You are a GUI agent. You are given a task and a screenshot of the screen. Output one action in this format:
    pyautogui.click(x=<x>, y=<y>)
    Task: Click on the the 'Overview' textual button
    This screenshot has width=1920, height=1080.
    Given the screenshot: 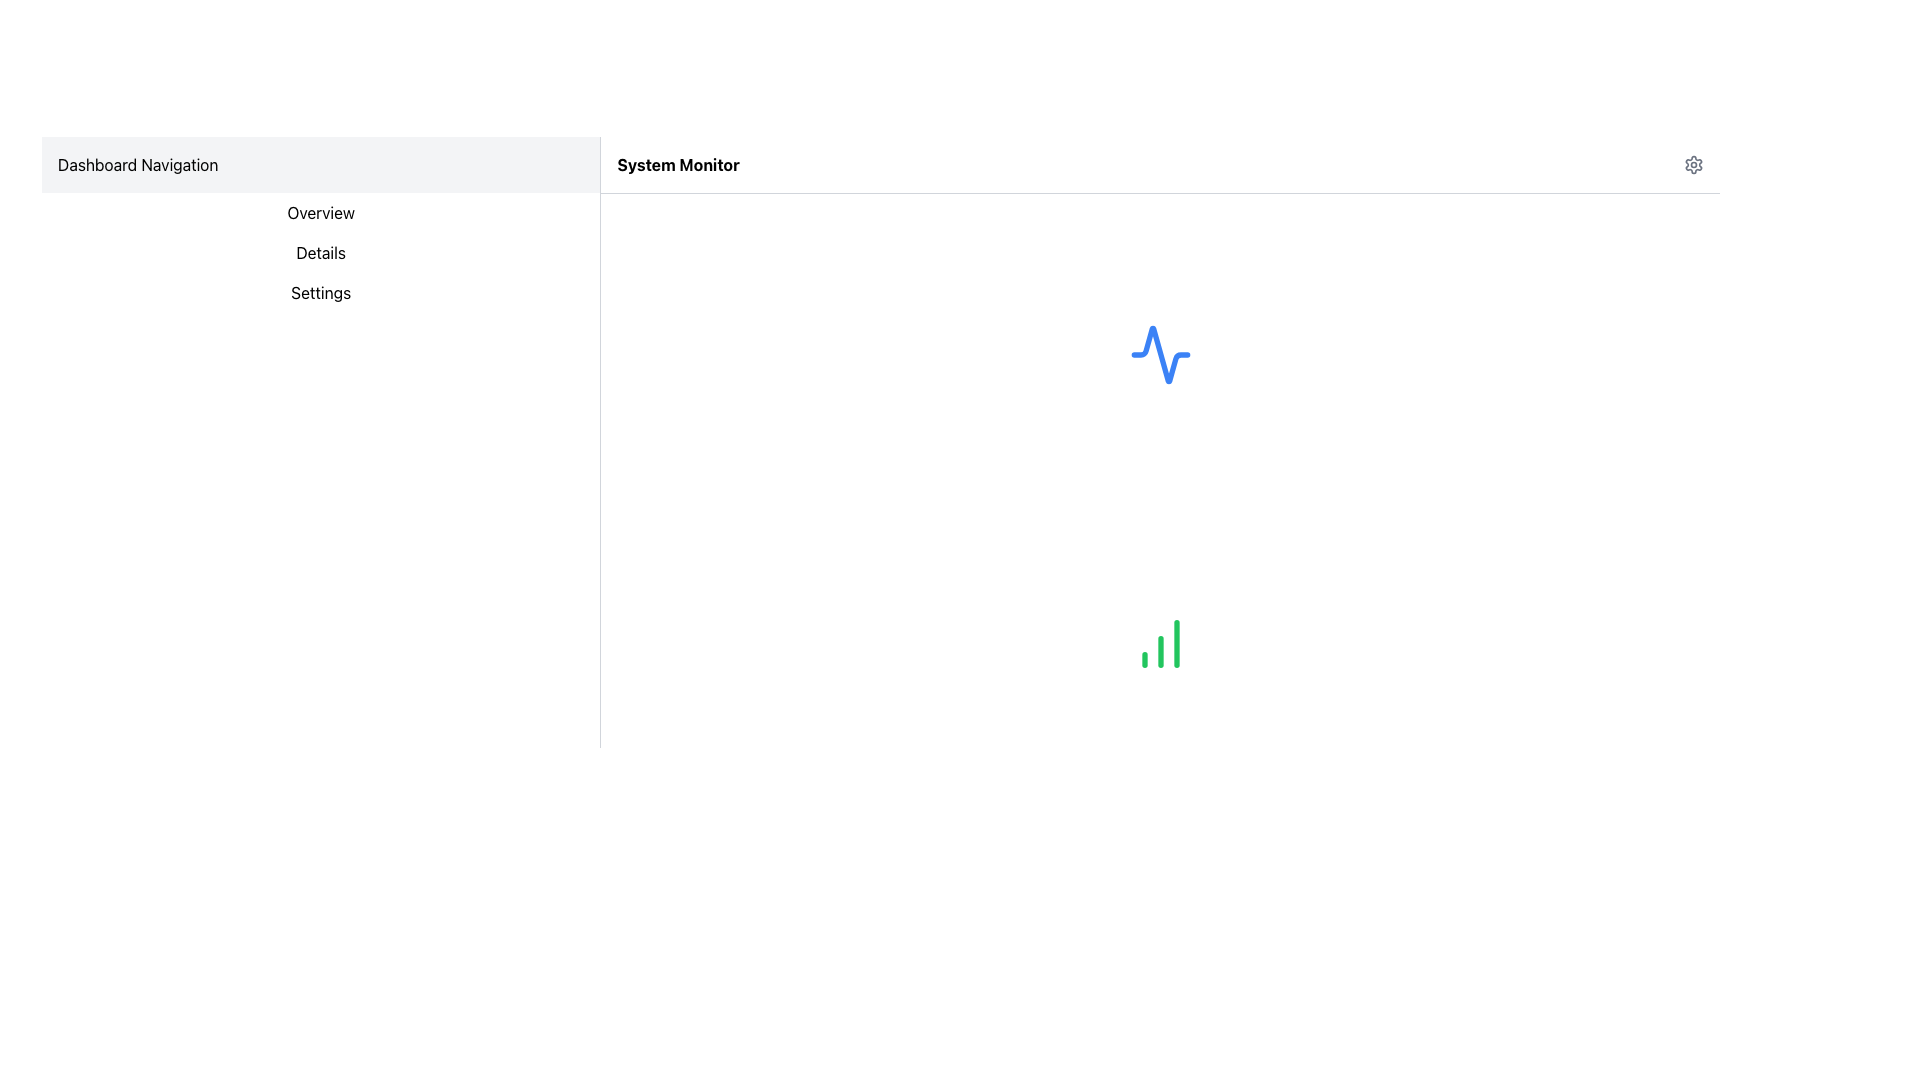 What is the action you would take?
    pyautogui.click(x=321, y=212)
    